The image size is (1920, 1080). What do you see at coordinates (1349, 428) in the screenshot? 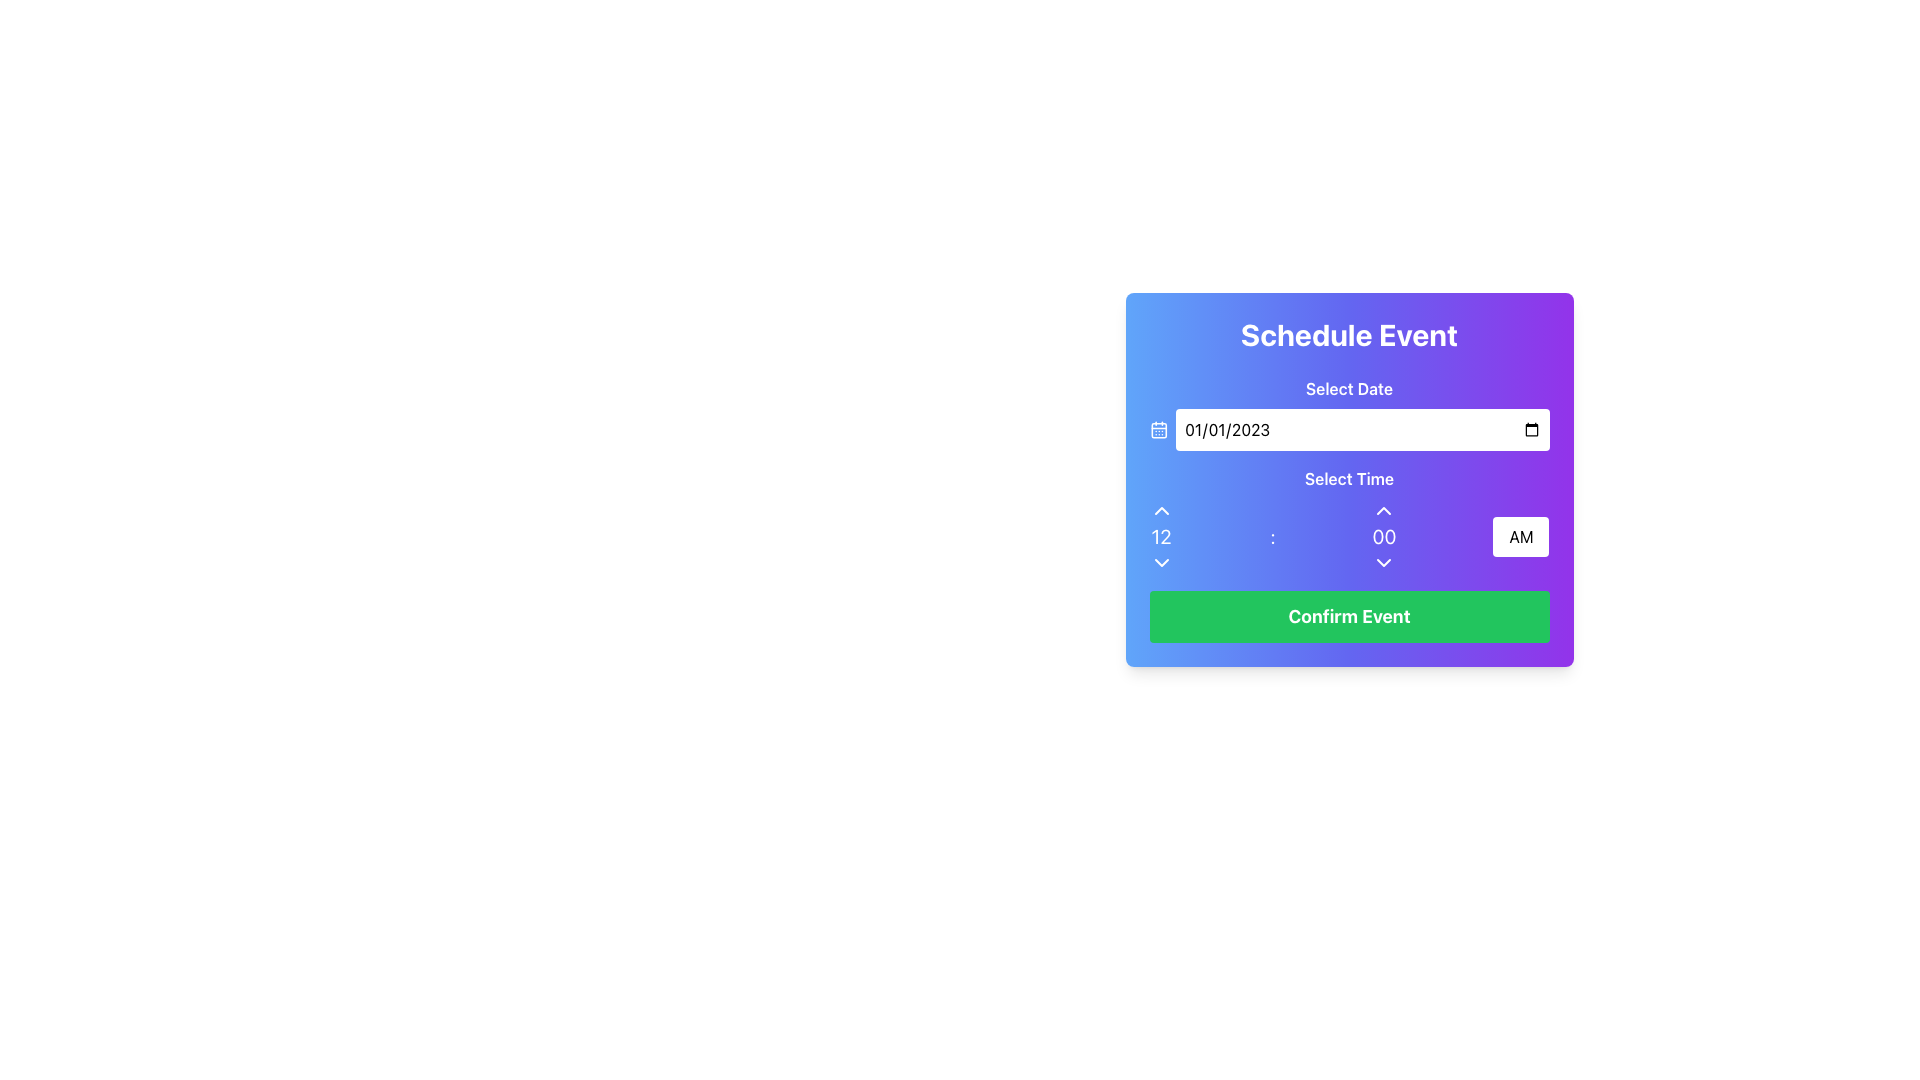
I see `the input field of the Date Picker located in the 'Select Date' section of the 'Schedule Event' modal to modify the date` at bounding box center [1349, 428].